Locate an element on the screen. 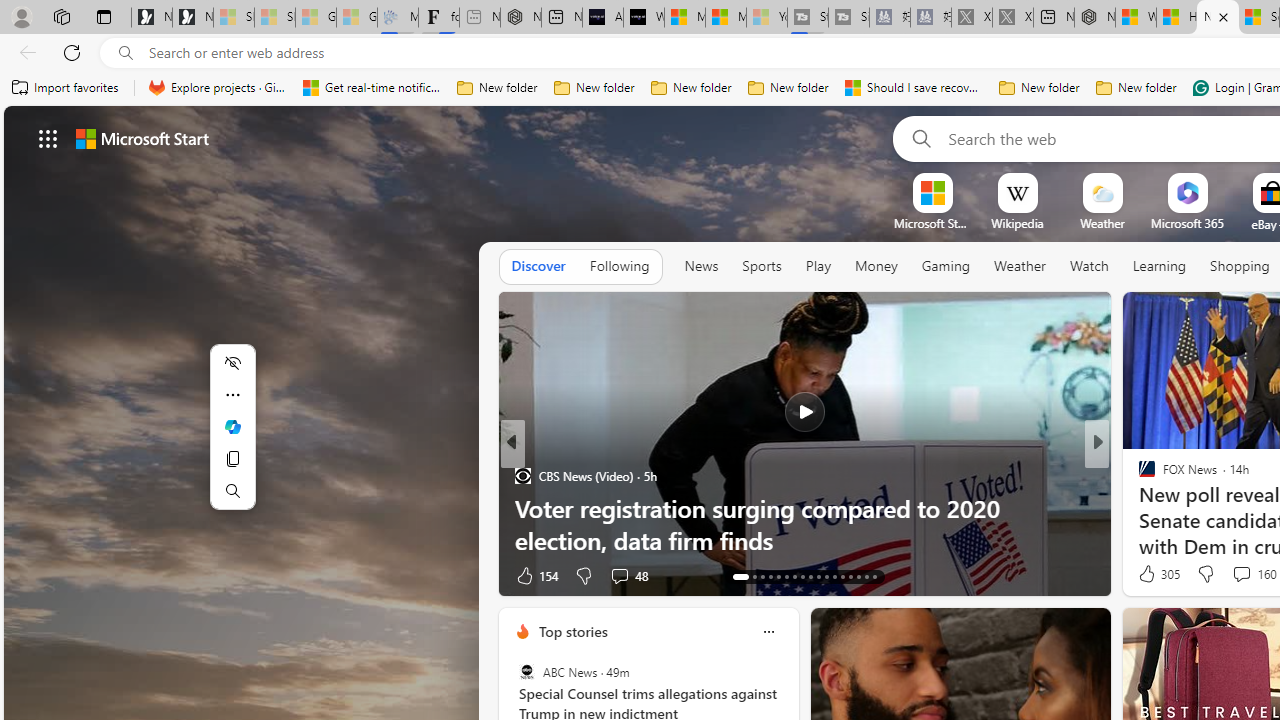 This screenshot has height=720, width=1280. 'Weather' is located at coordinates (1020, 265).